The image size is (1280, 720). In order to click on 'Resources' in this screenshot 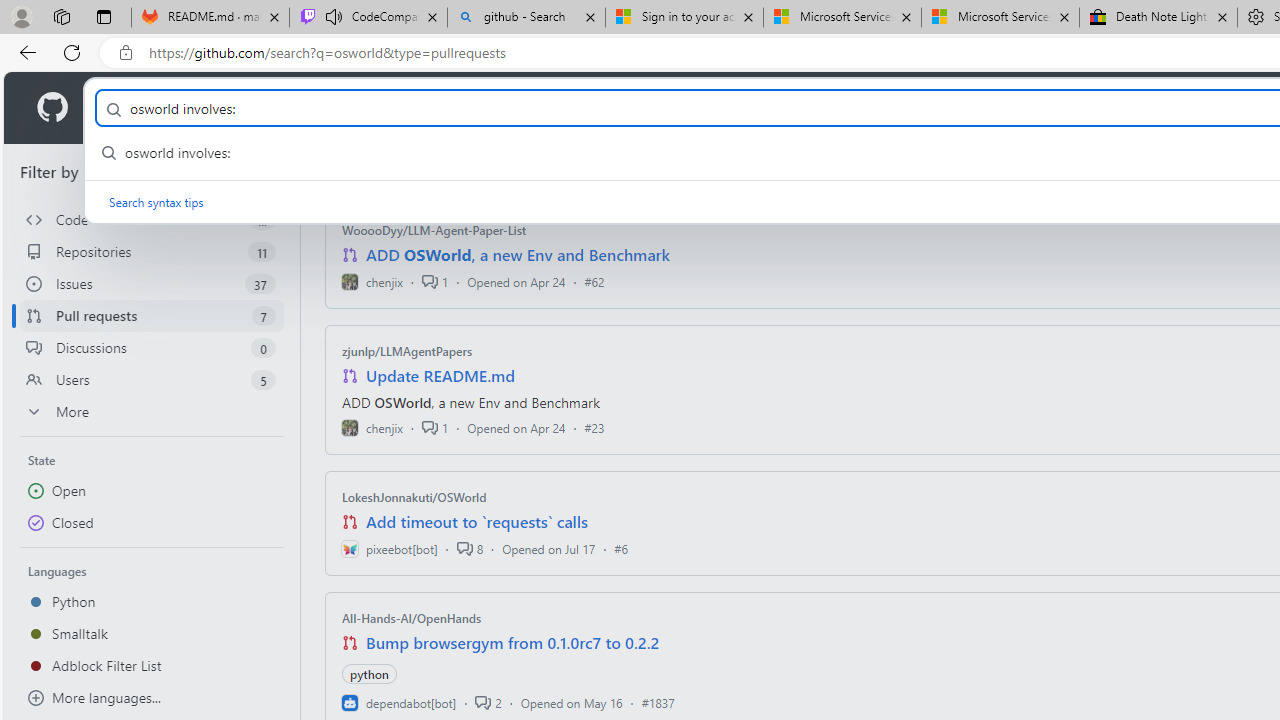, I will do `click(330, 108)`.